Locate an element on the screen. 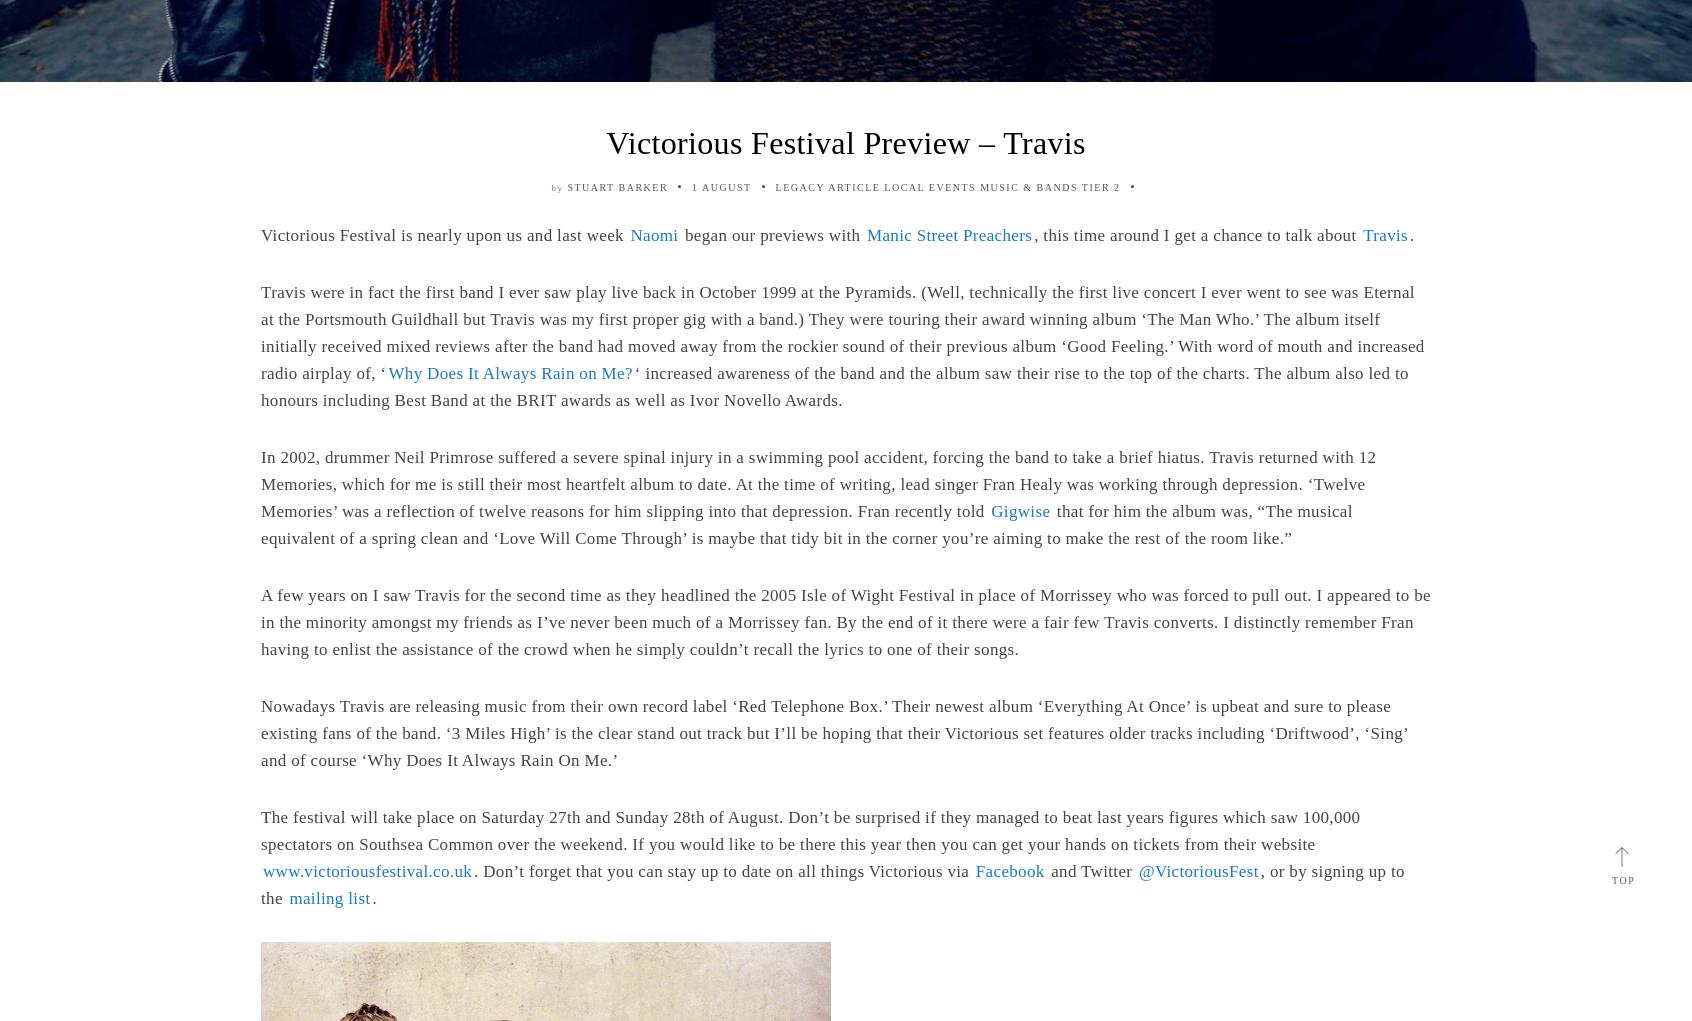 Image resolution: width=1692 pixels, height=1021 pixels. 'Stuart Barker' is located at coordinates (565, 186).